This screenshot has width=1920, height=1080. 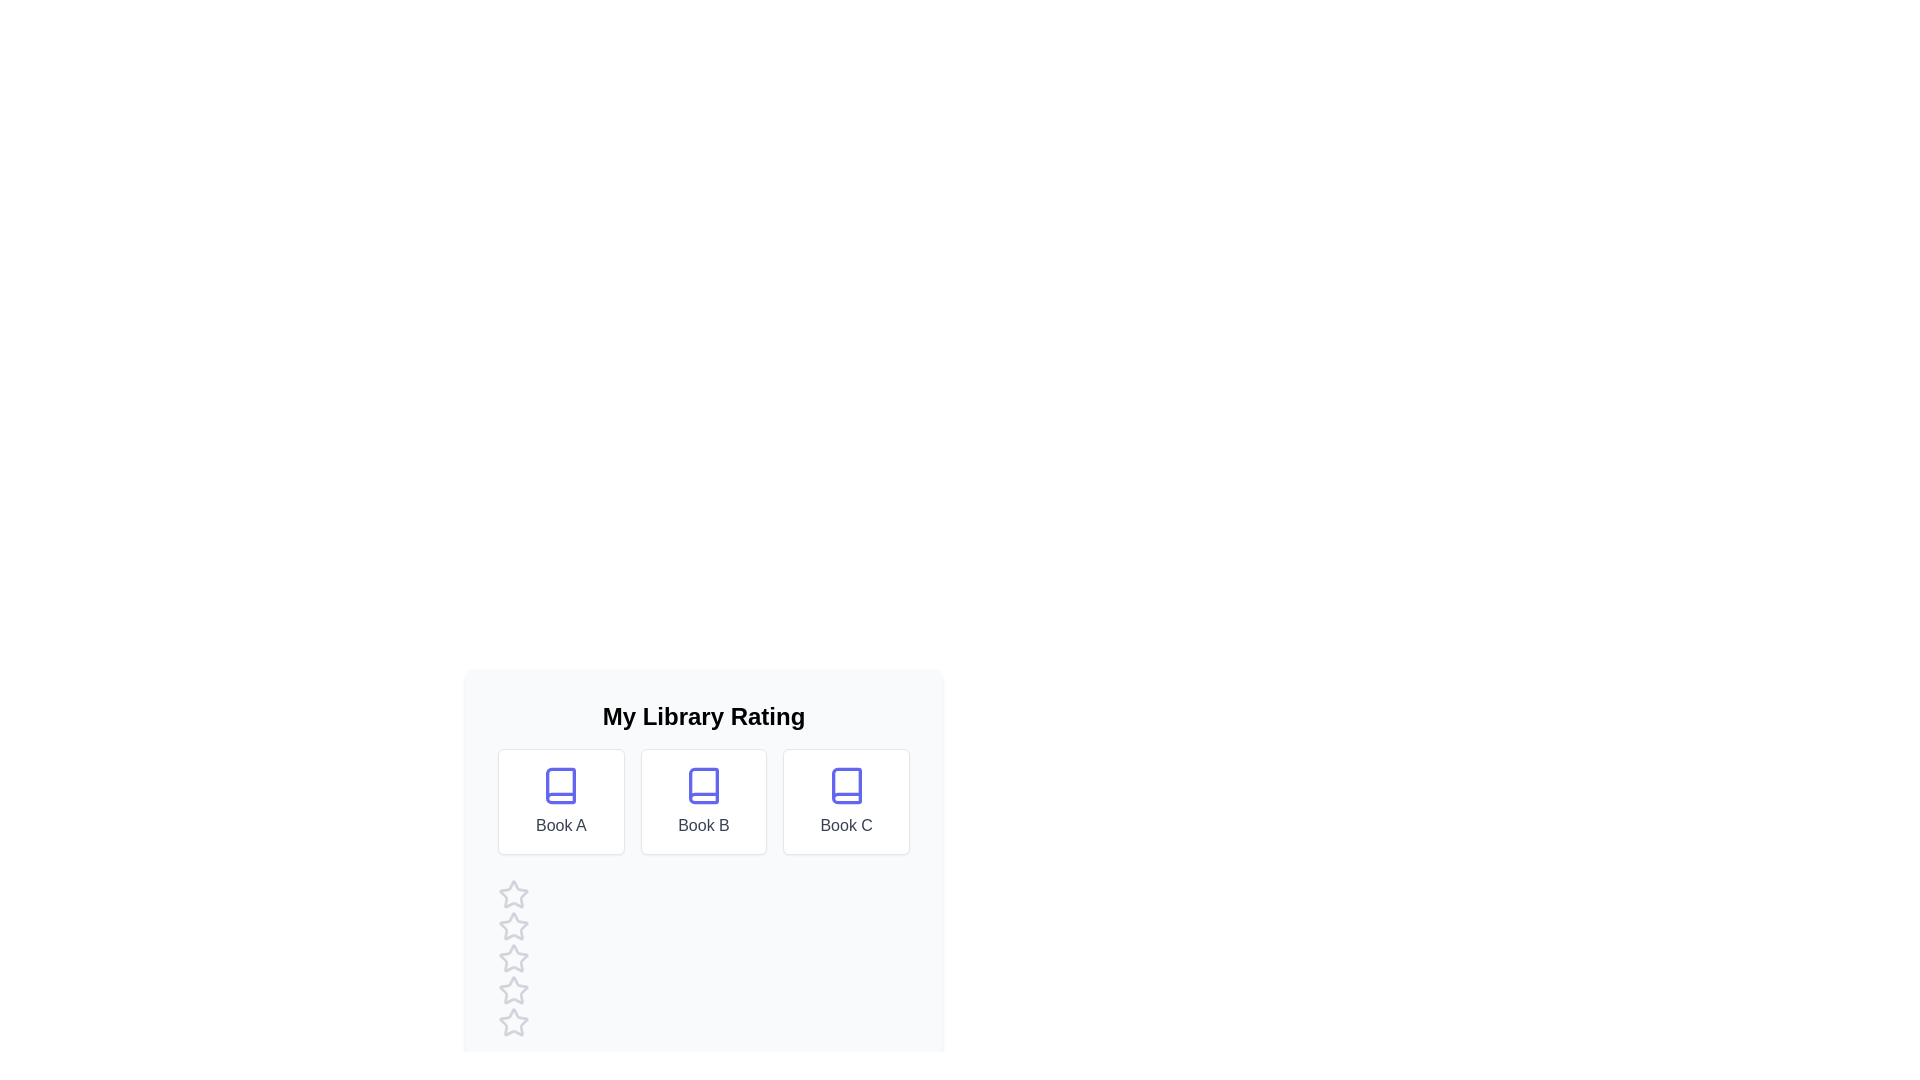 What do you see at coordinates (846, 785) in the screenshot?
I see `the book icon for Book C` at bounding box center [846, 785].